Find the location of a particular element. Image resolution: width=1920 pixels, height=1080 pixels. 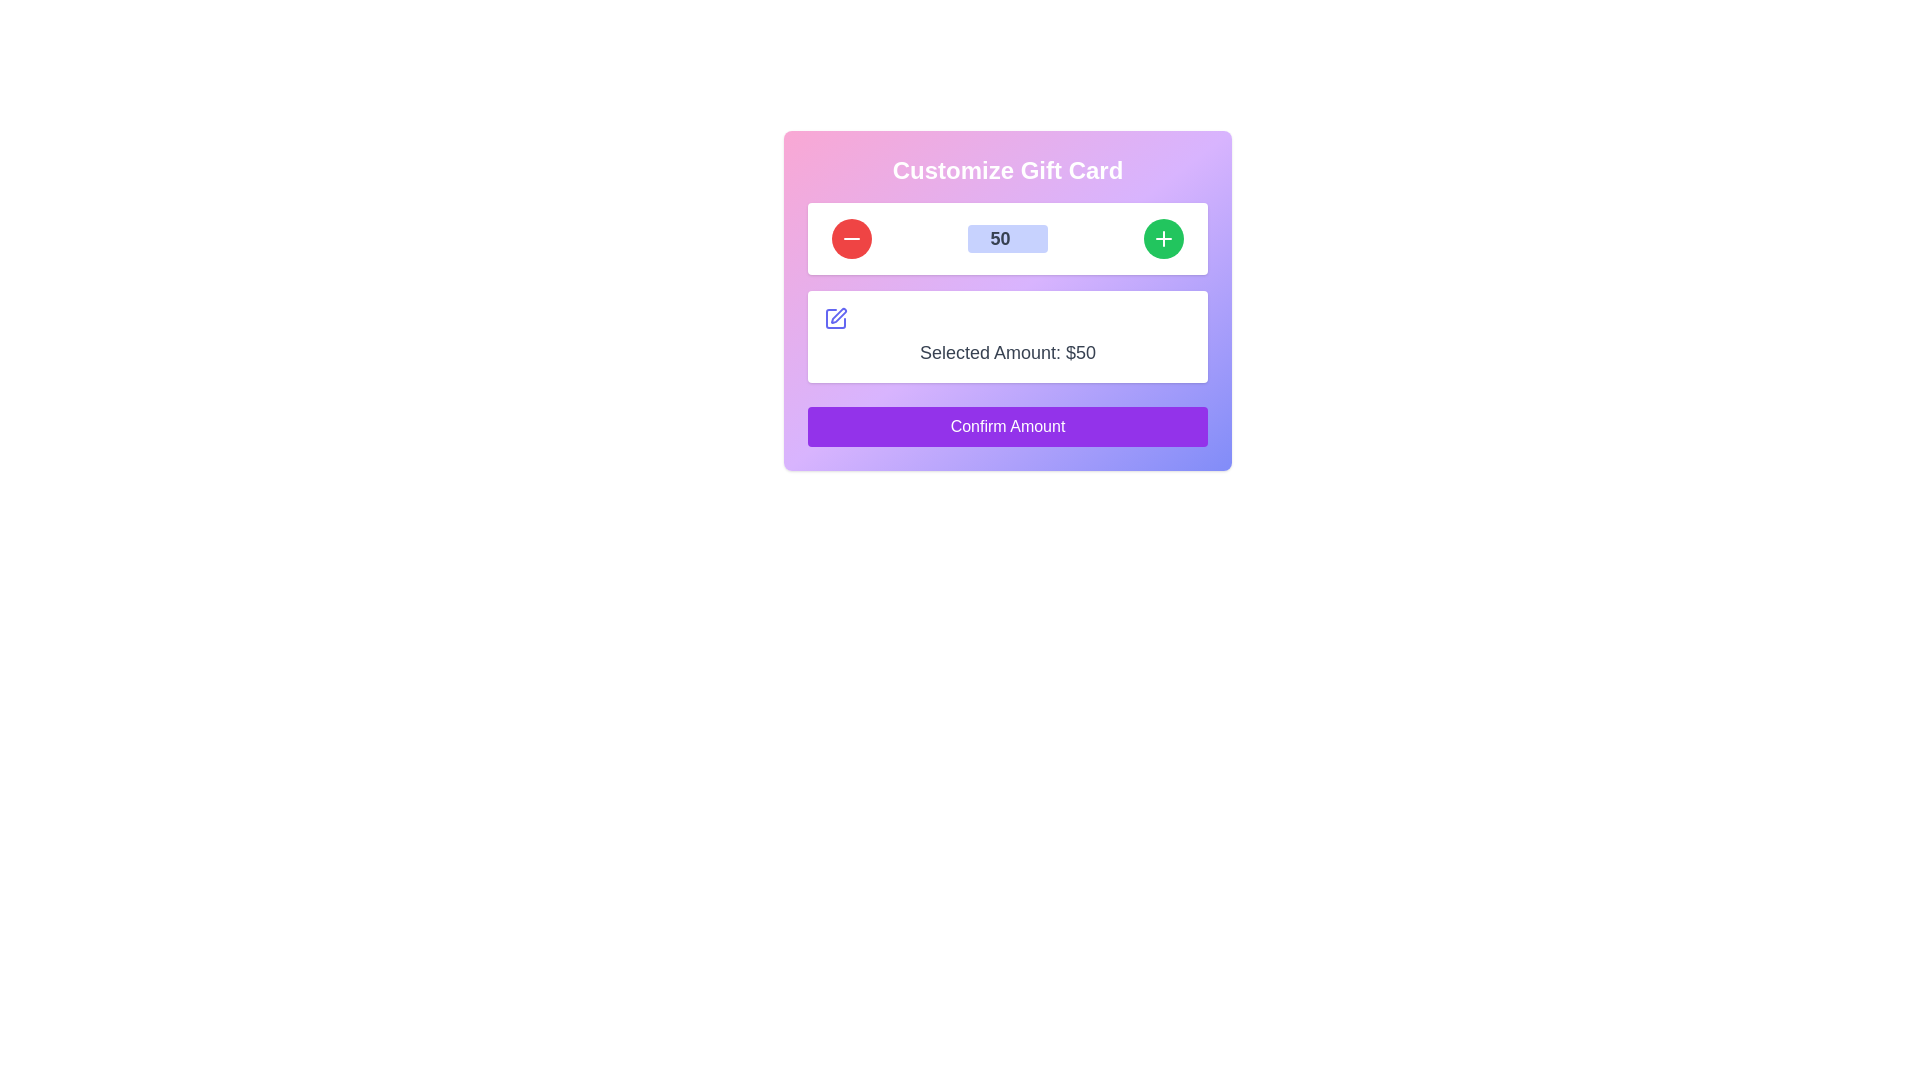

the increment button located to the right of the numeric input field (currently displaying '50') is located at coordinates (1163, 238).